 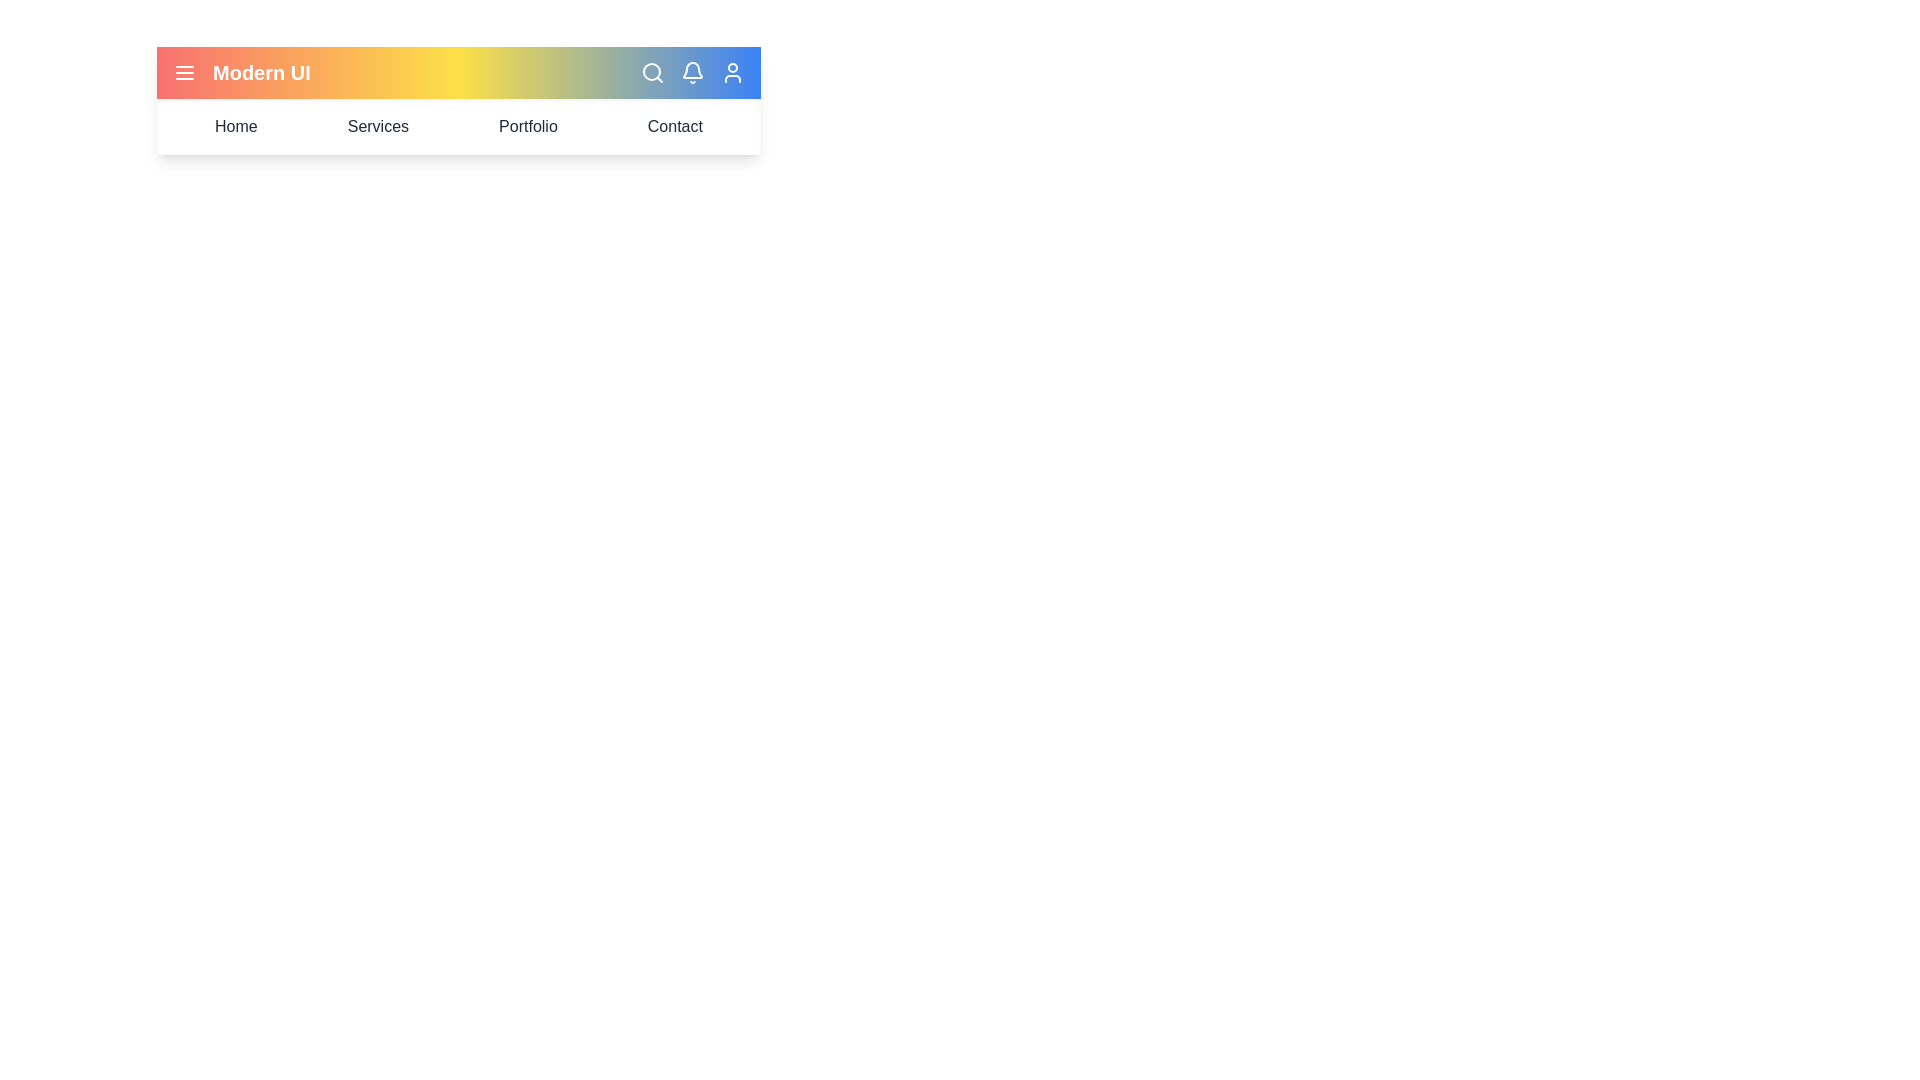 I want to click on the search icon in the app bar, so click(x=652, y=72).